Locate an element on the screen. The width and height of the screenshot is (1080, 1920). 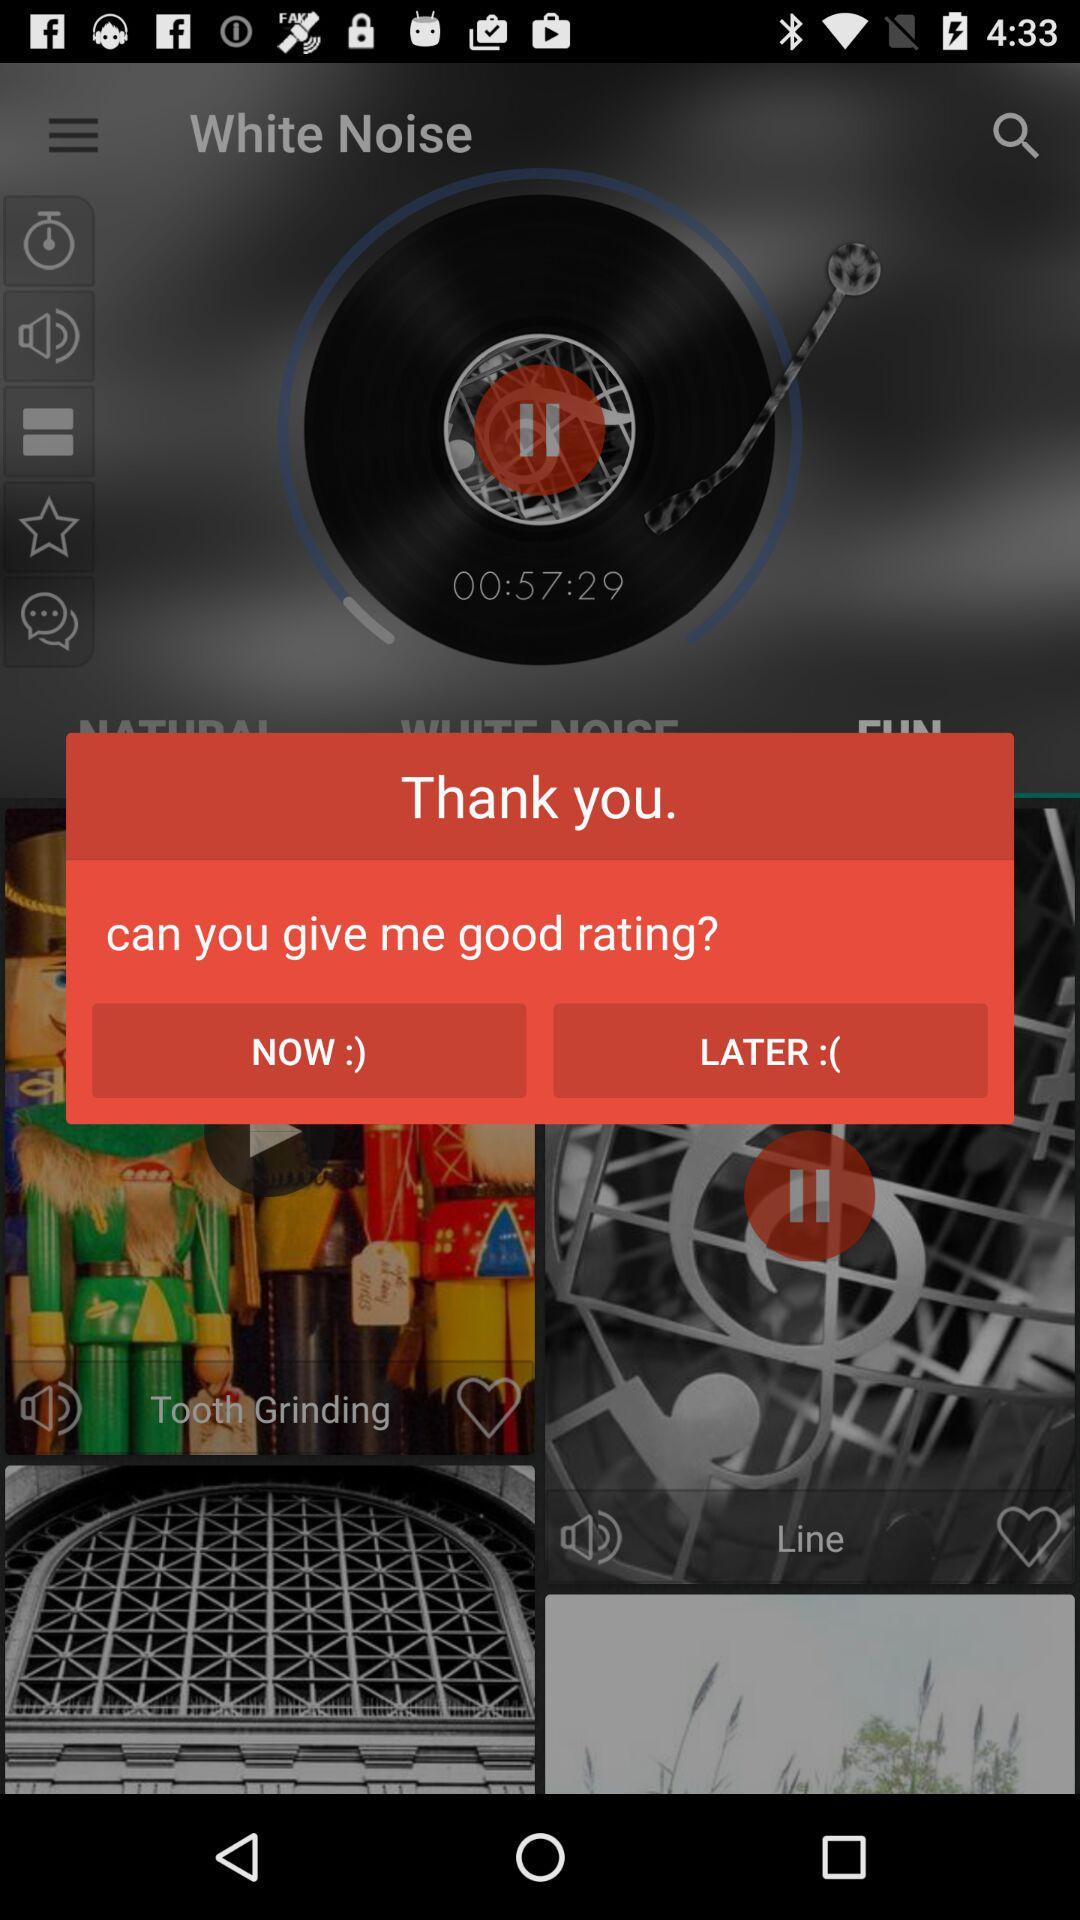
the later :( item is located at coordinates (769, 1049).